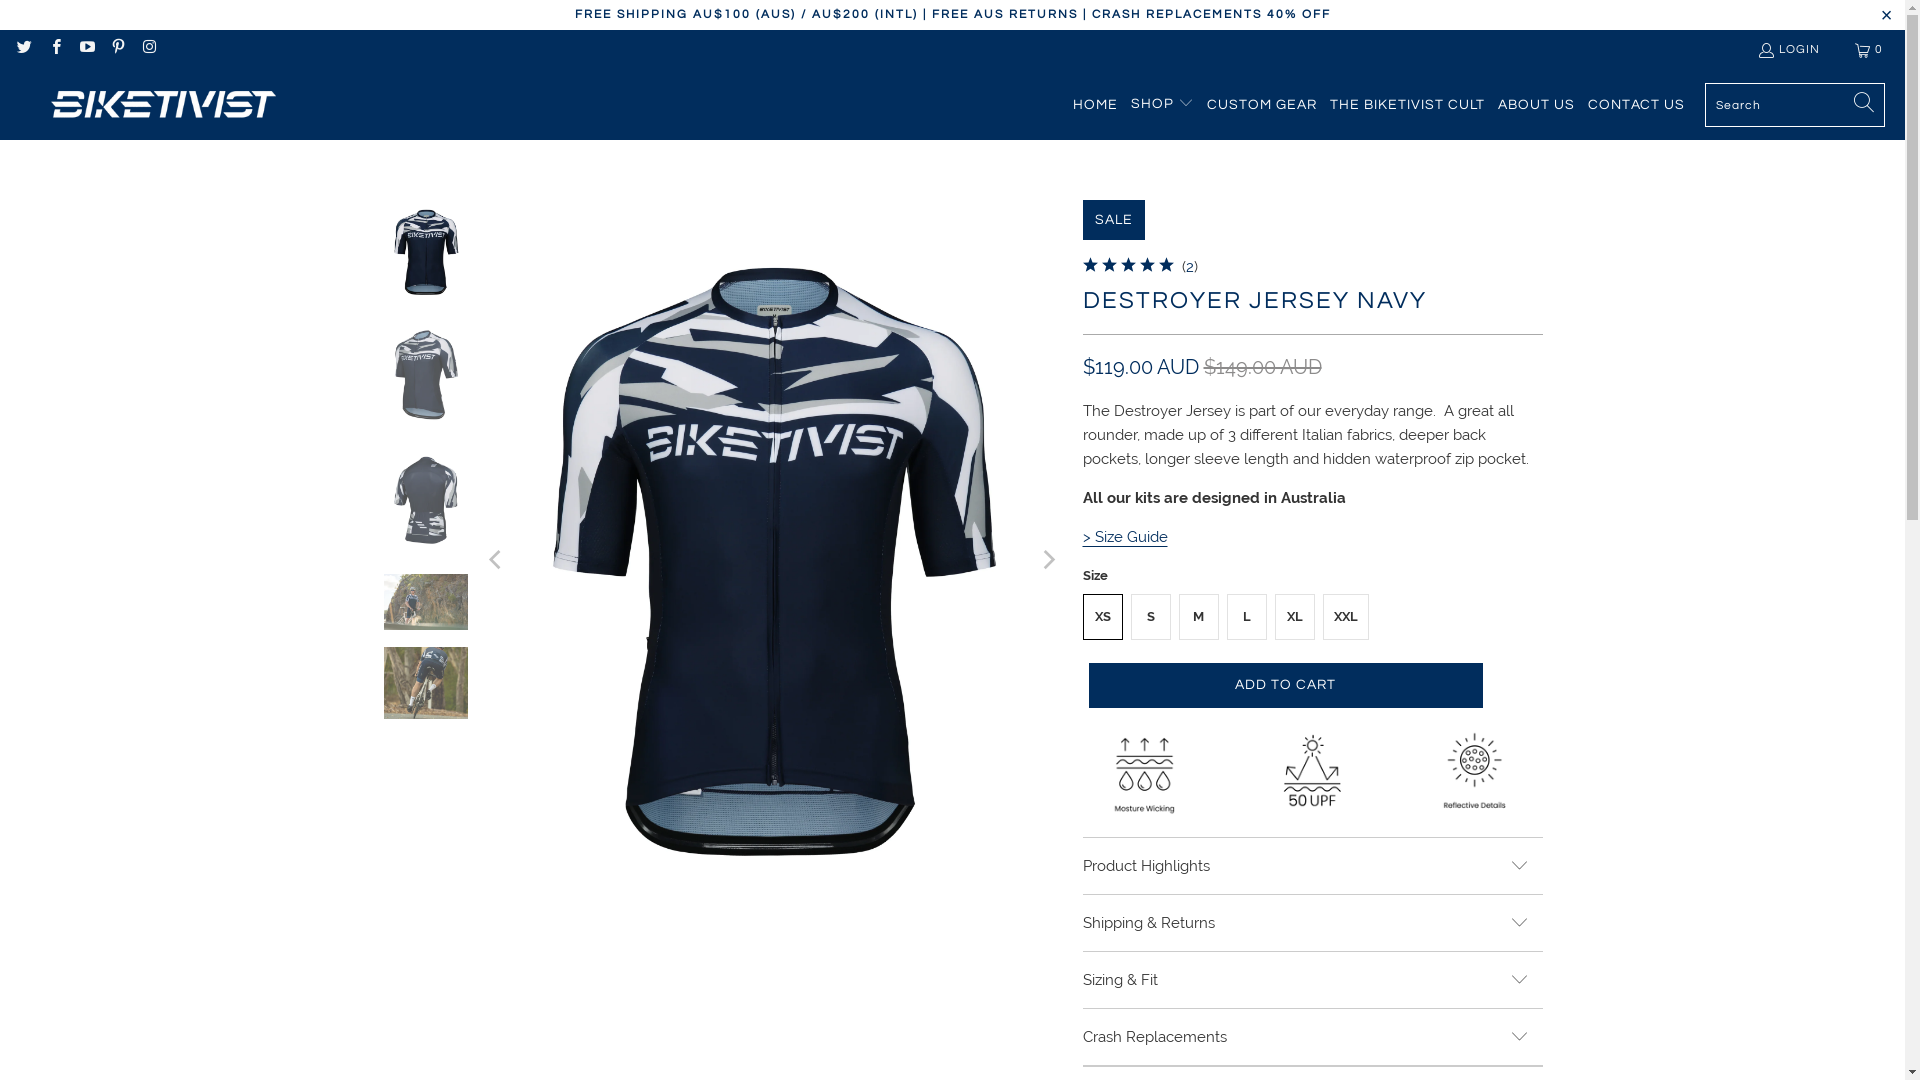 The width and height of the screenshot is (1920, 1080). I want to click on 'Biketivist on Instagram', so click(147, 48).